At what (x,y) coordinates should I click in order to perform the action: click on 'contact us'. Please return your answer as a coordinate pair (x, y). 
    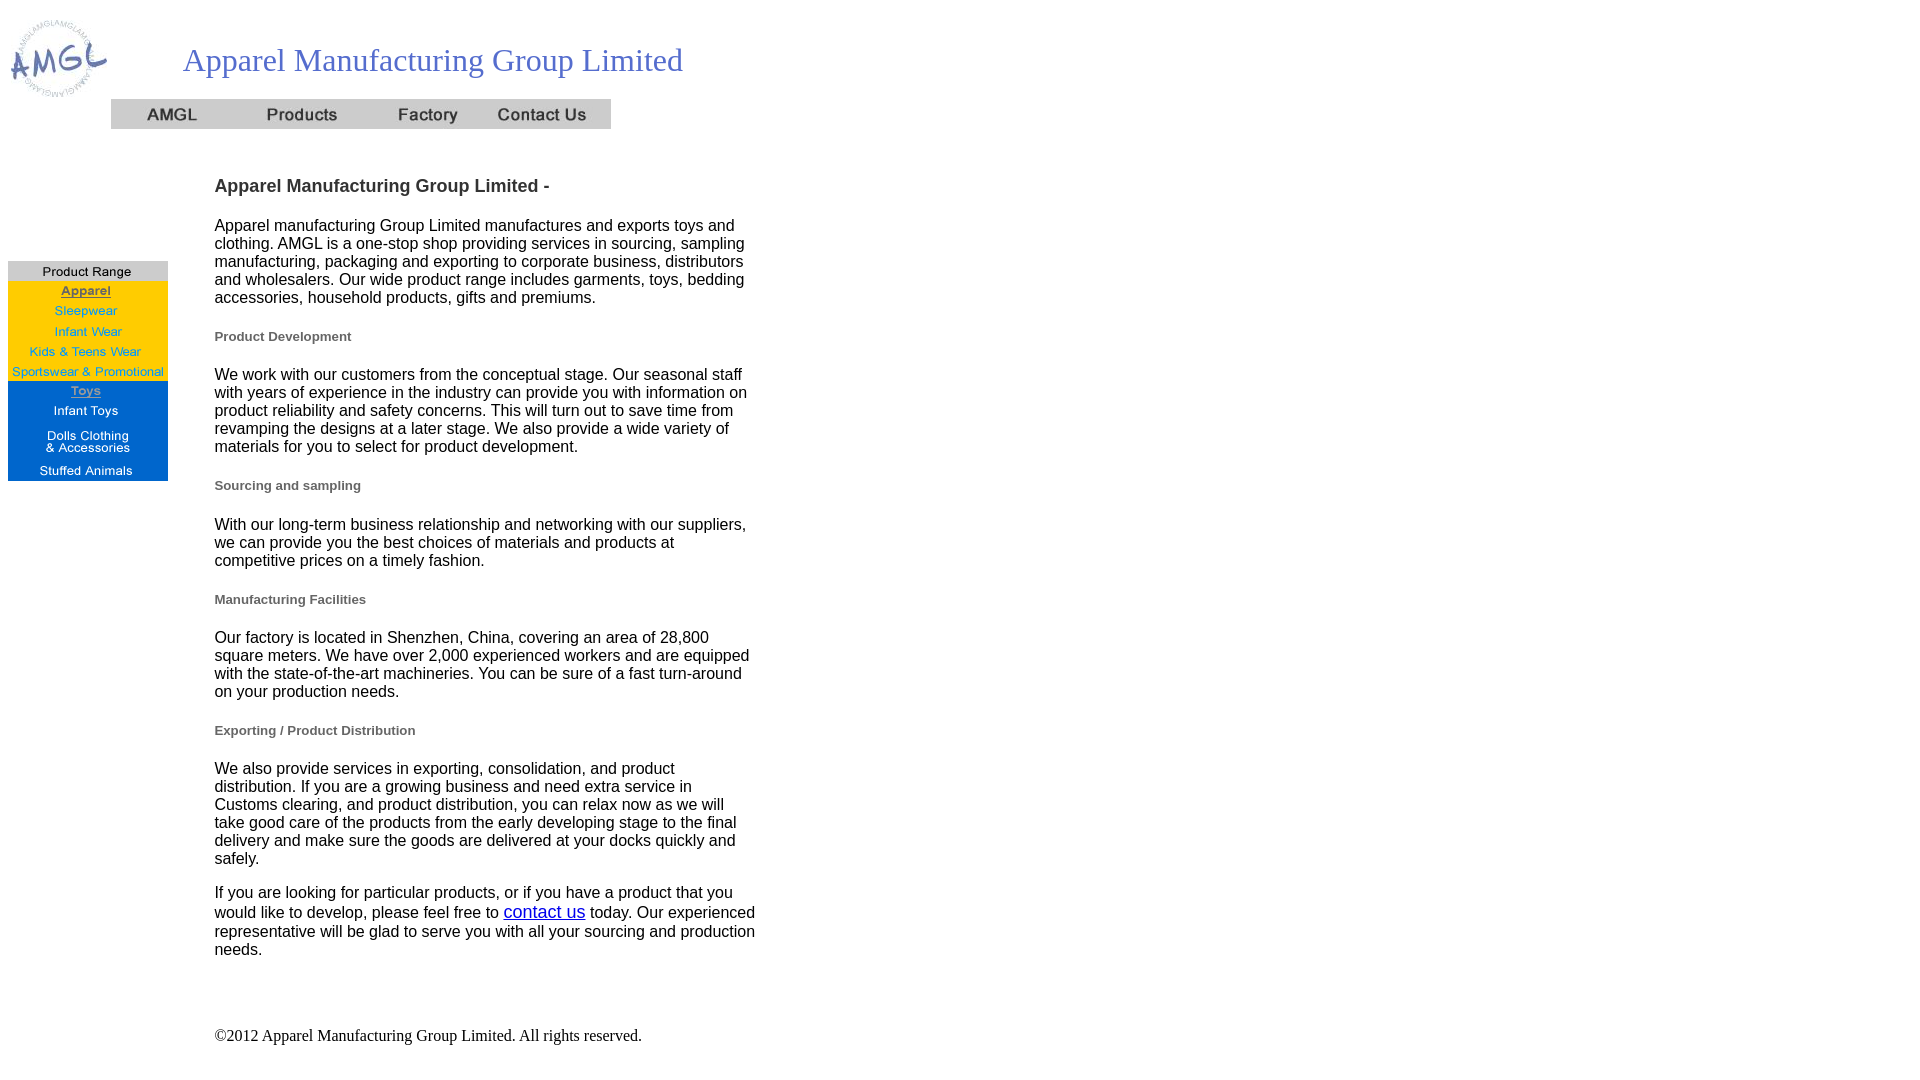
    Looking at the image, I should click on (543, 912).